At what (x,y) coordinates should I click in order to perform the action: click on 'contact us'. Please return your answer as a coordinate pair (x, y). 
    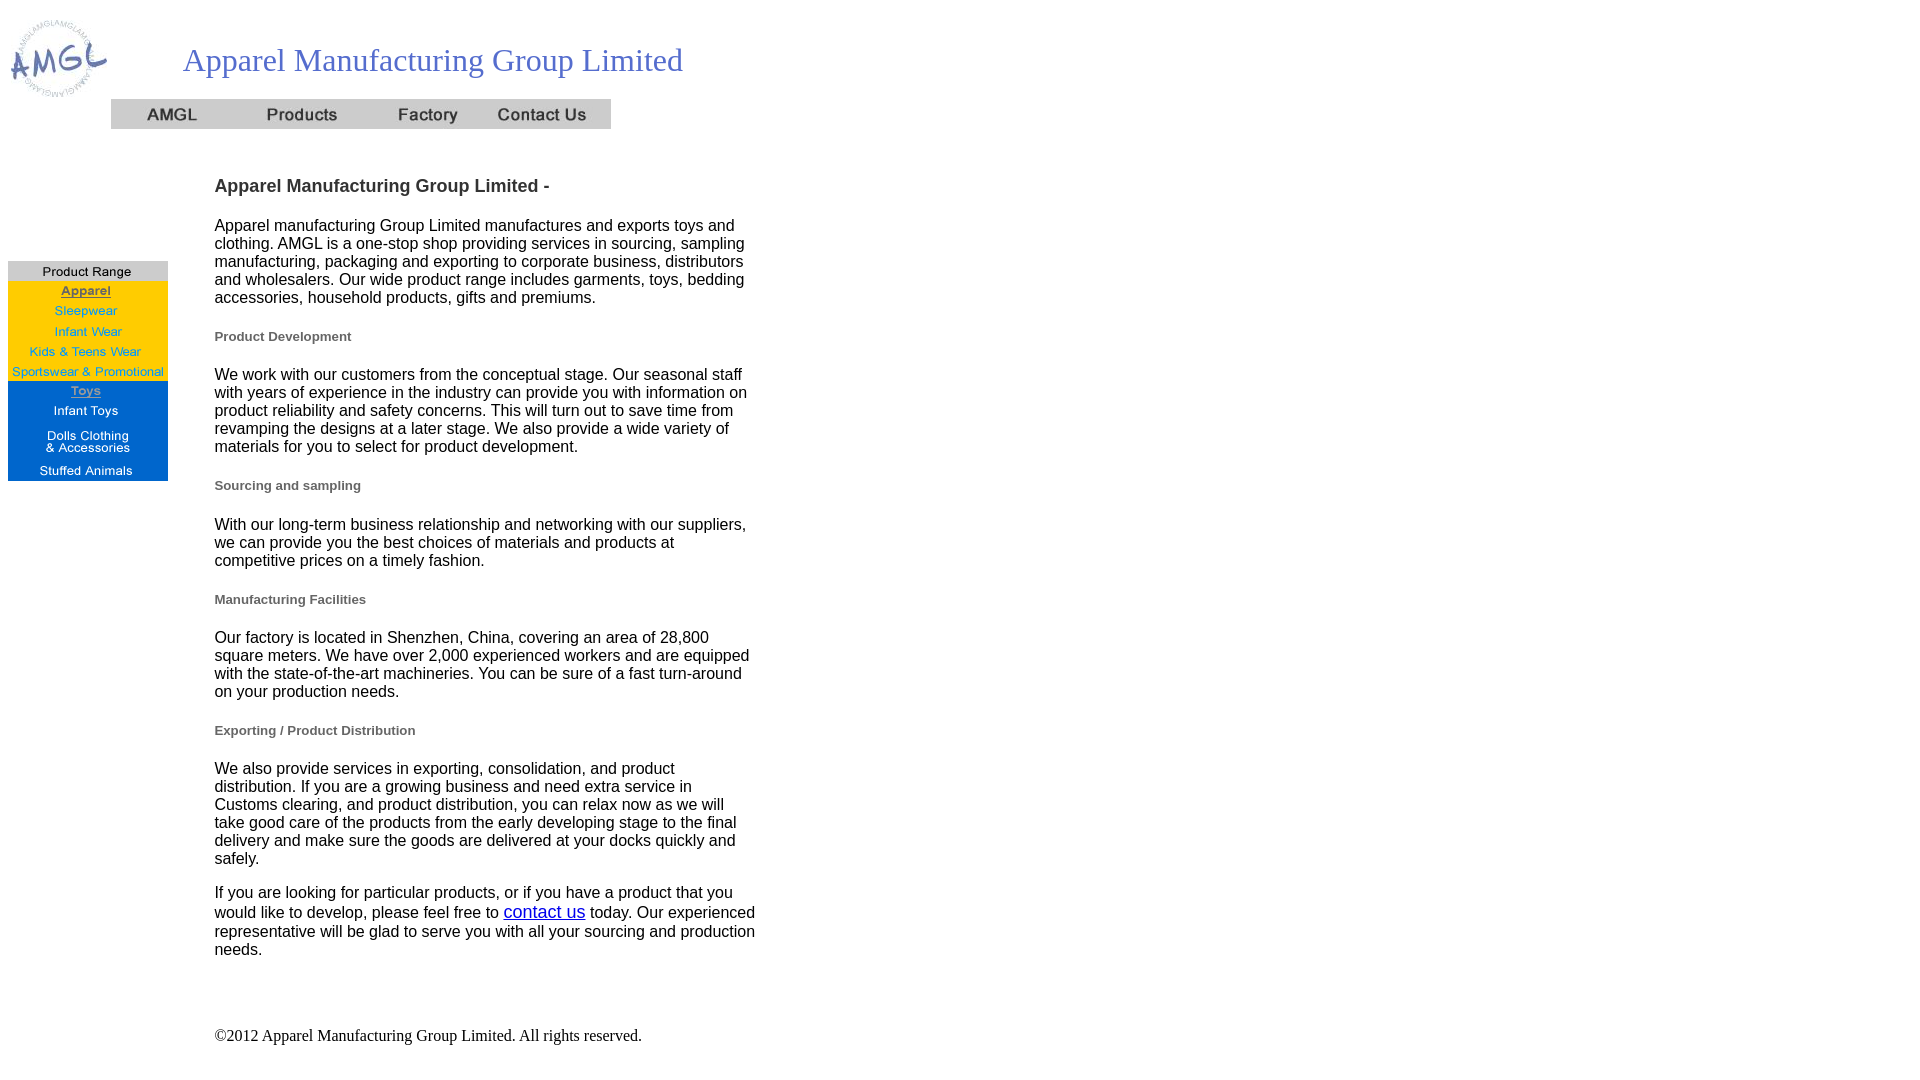
    Looking at the image, I should click on (543, 912).